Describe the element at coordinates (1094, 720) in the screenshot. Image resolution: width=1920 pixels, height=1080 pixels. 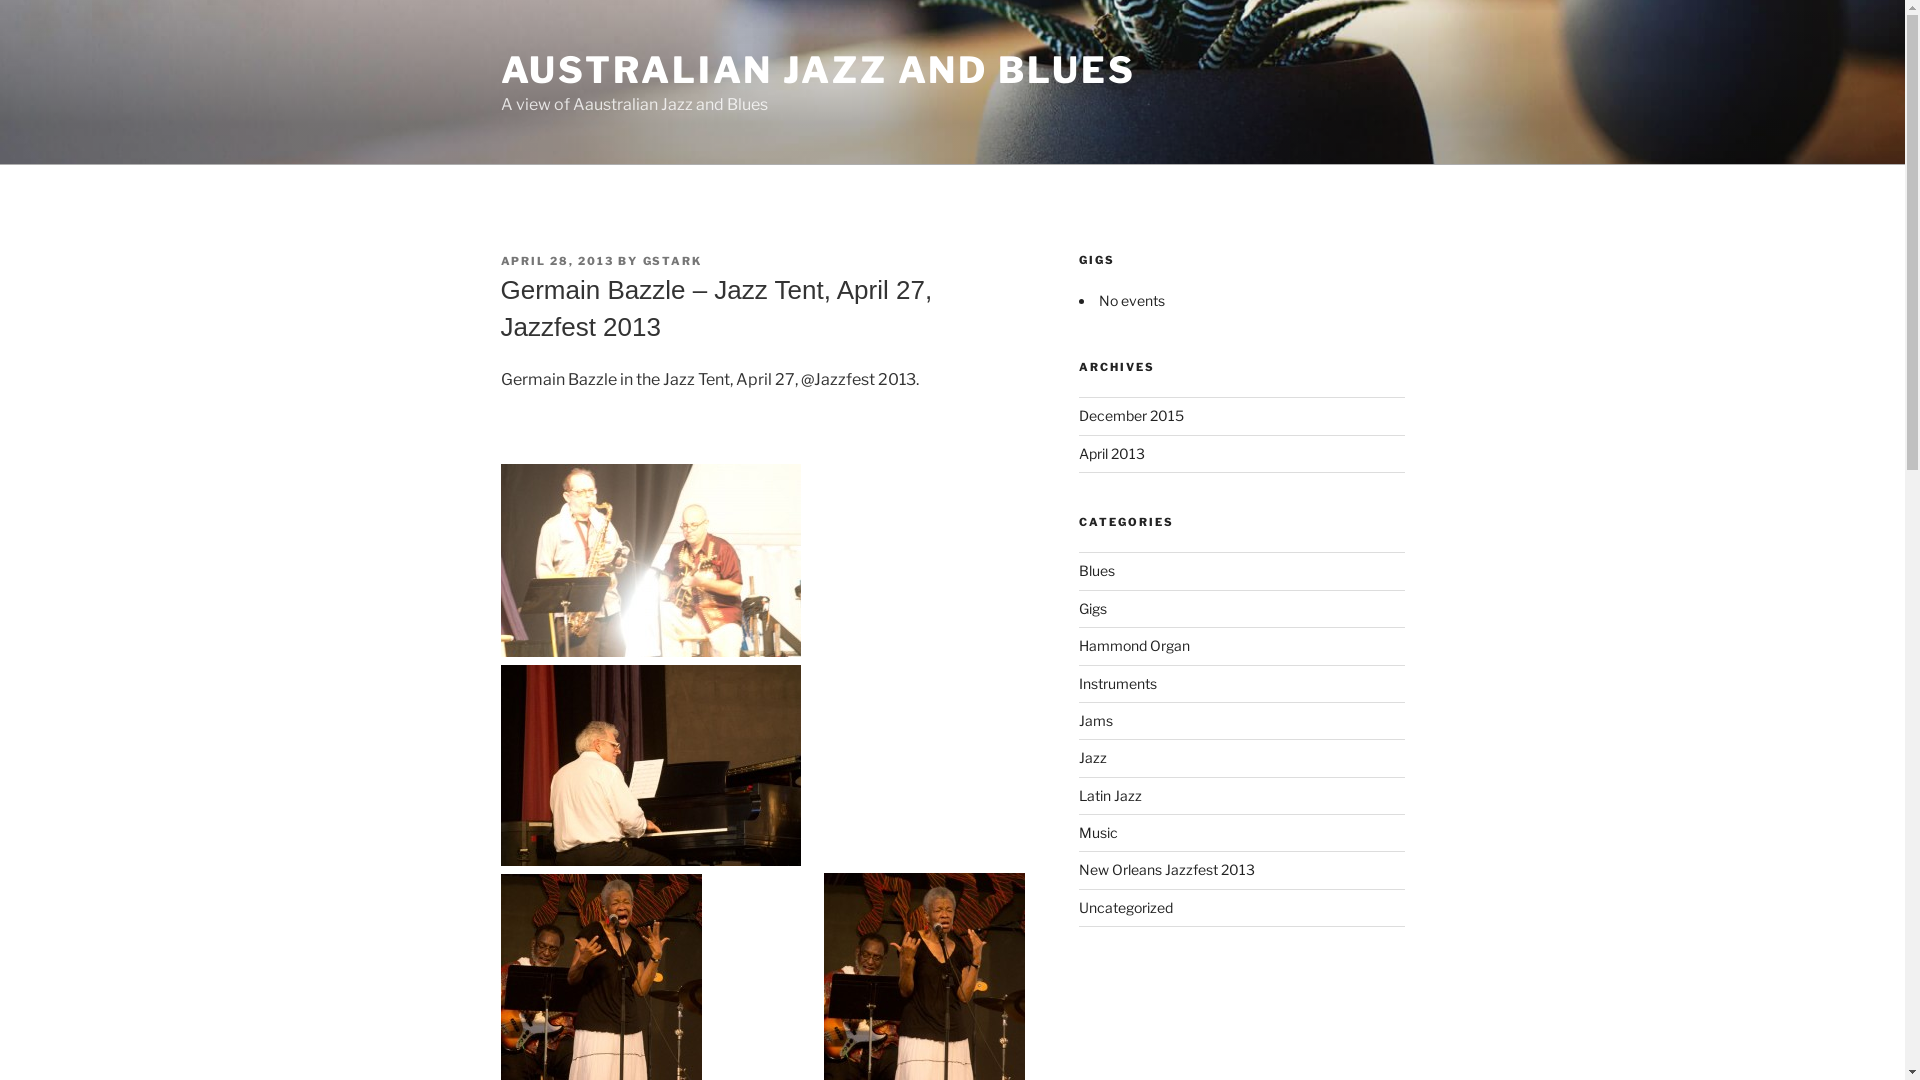
I see `'Jams'` at that location.